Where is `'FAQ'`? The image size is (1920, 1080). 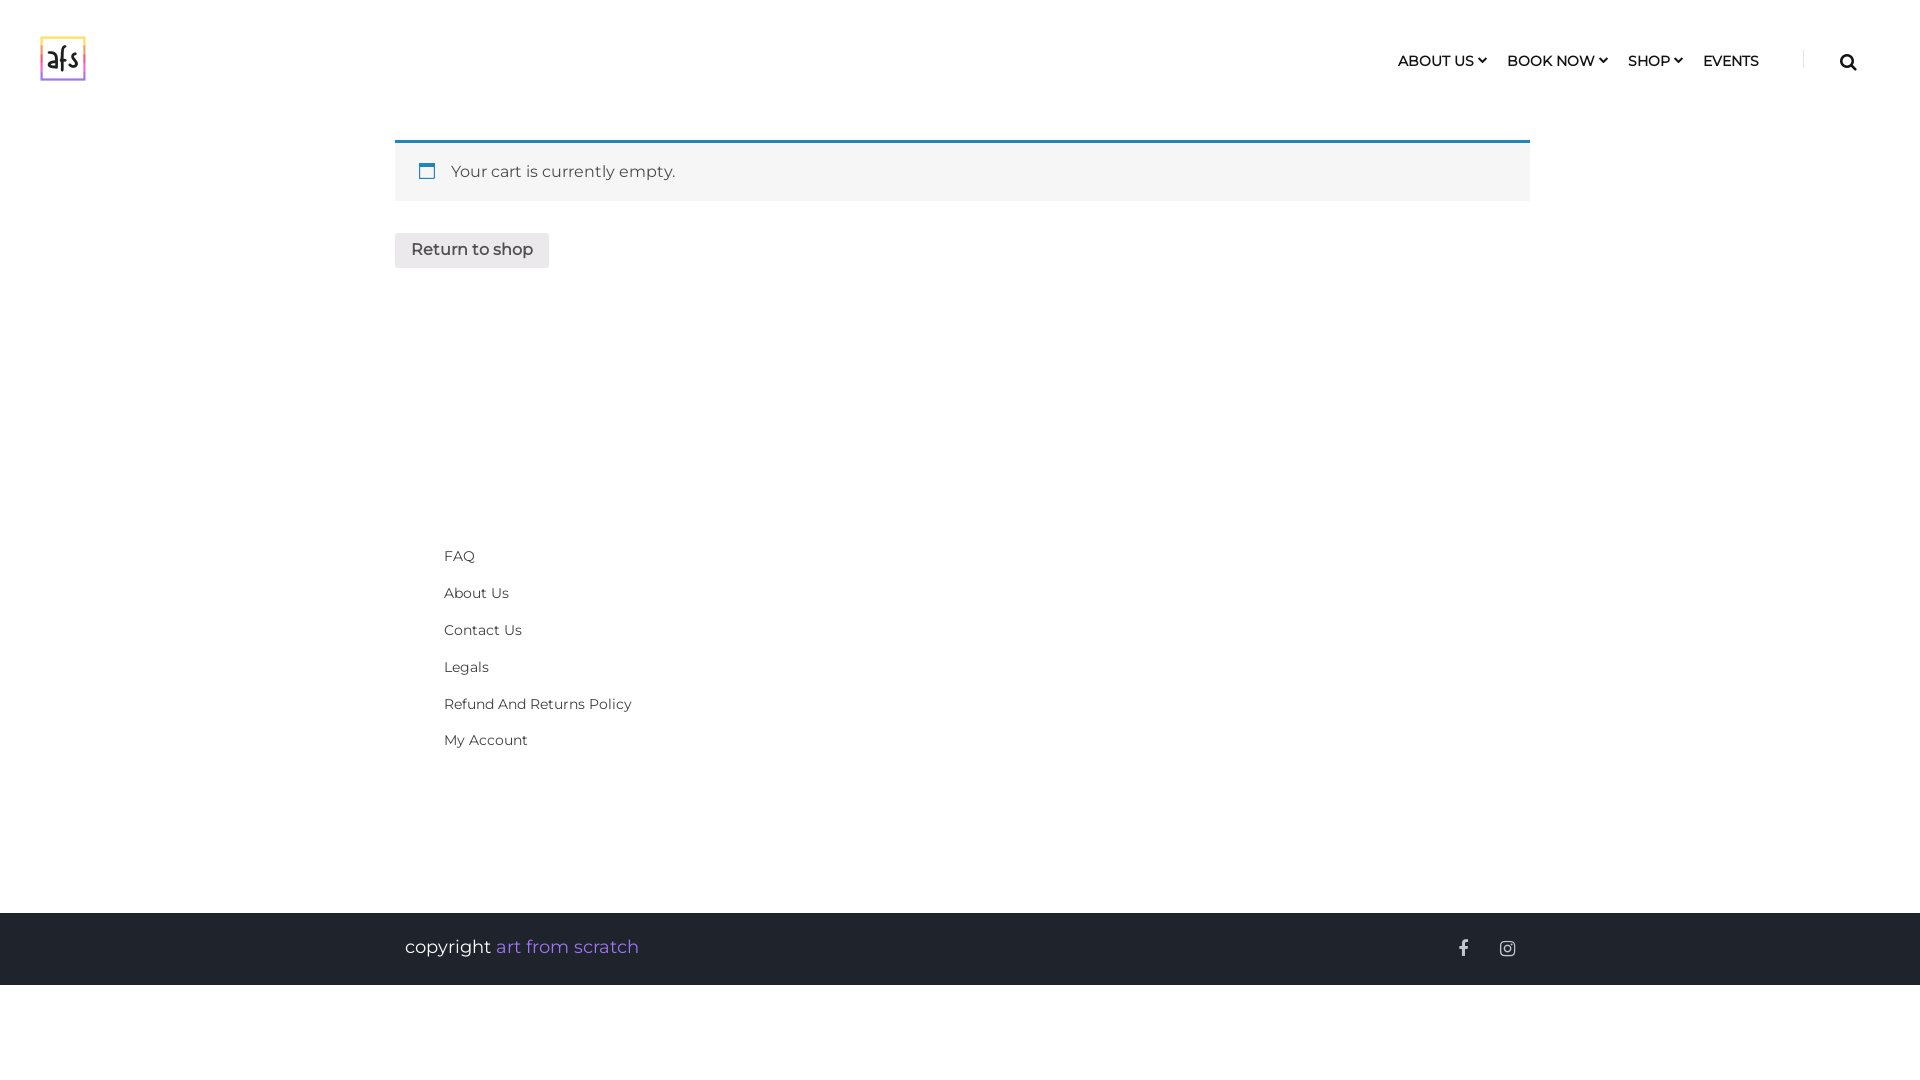
'FAQ' is located at coordinates (549, 556).